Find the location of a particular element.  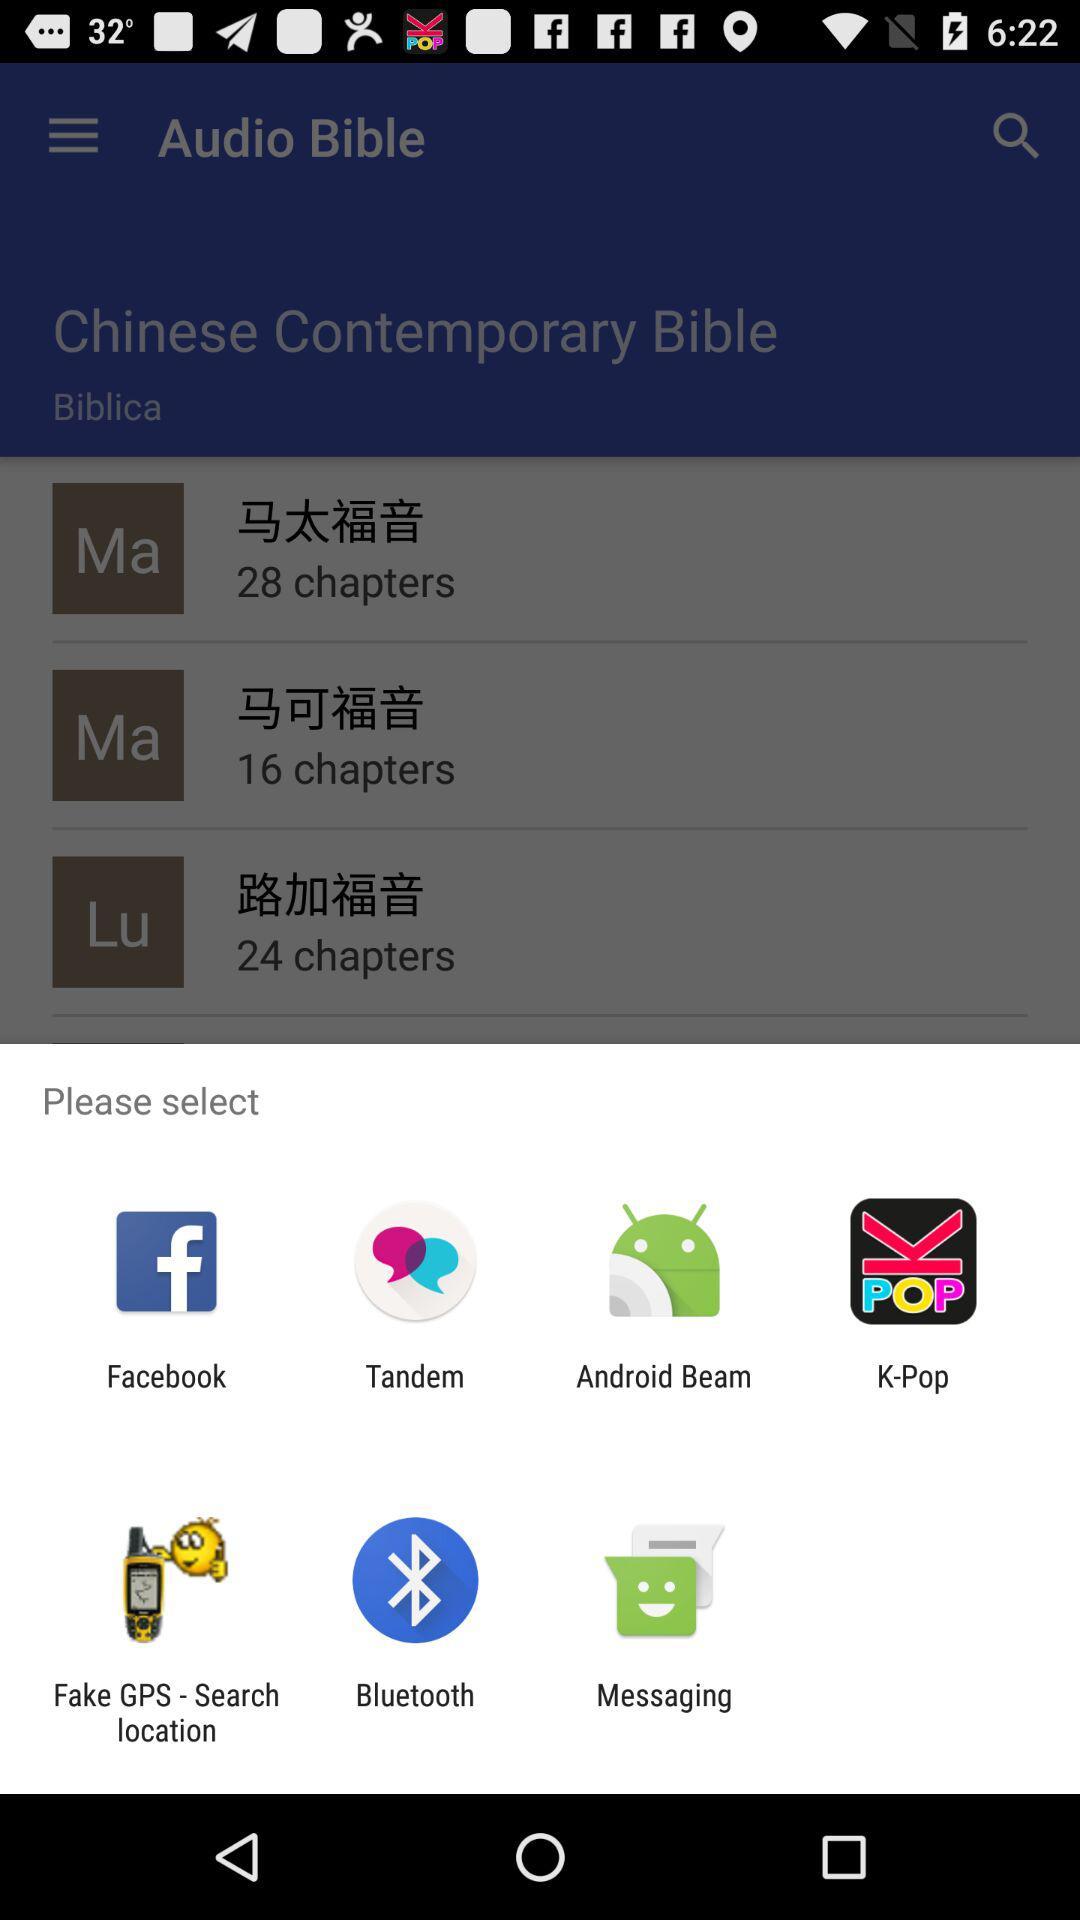

app next to facebook is located at coordinates (414, 1392).